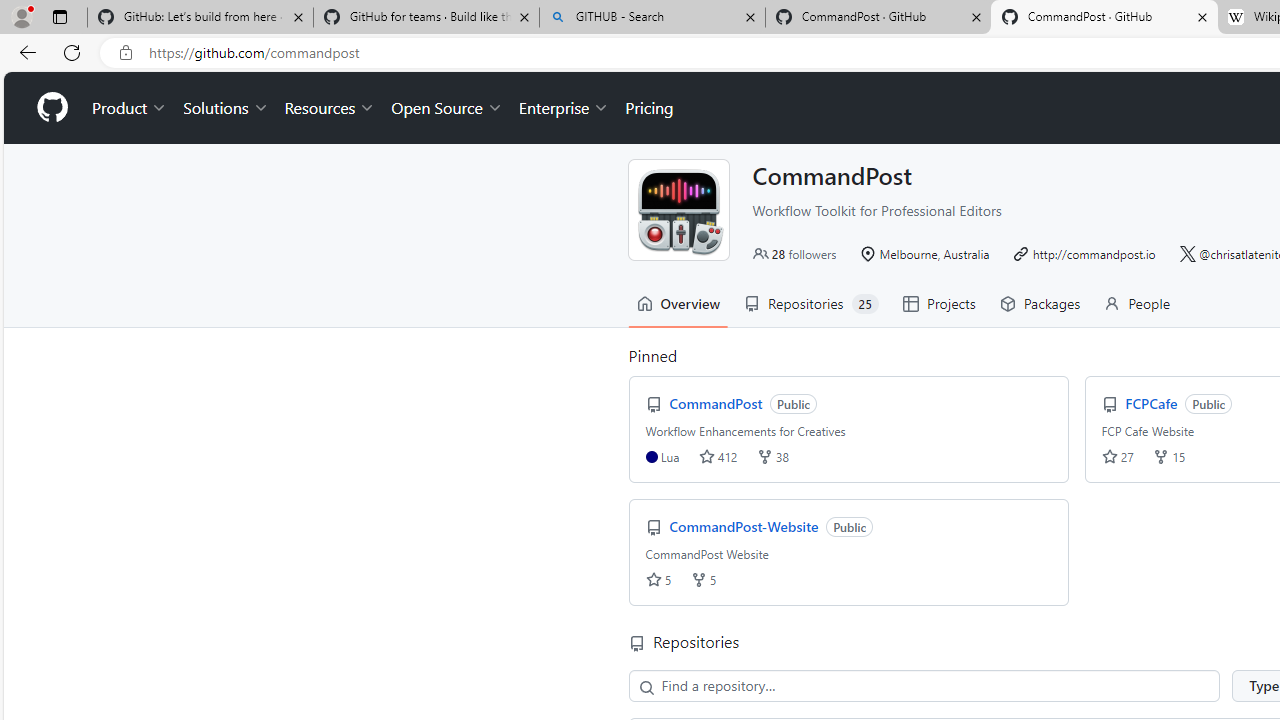  Describe the element at coordinates (658, 579) in the screenshot. I see `'stars 5'` at that location.